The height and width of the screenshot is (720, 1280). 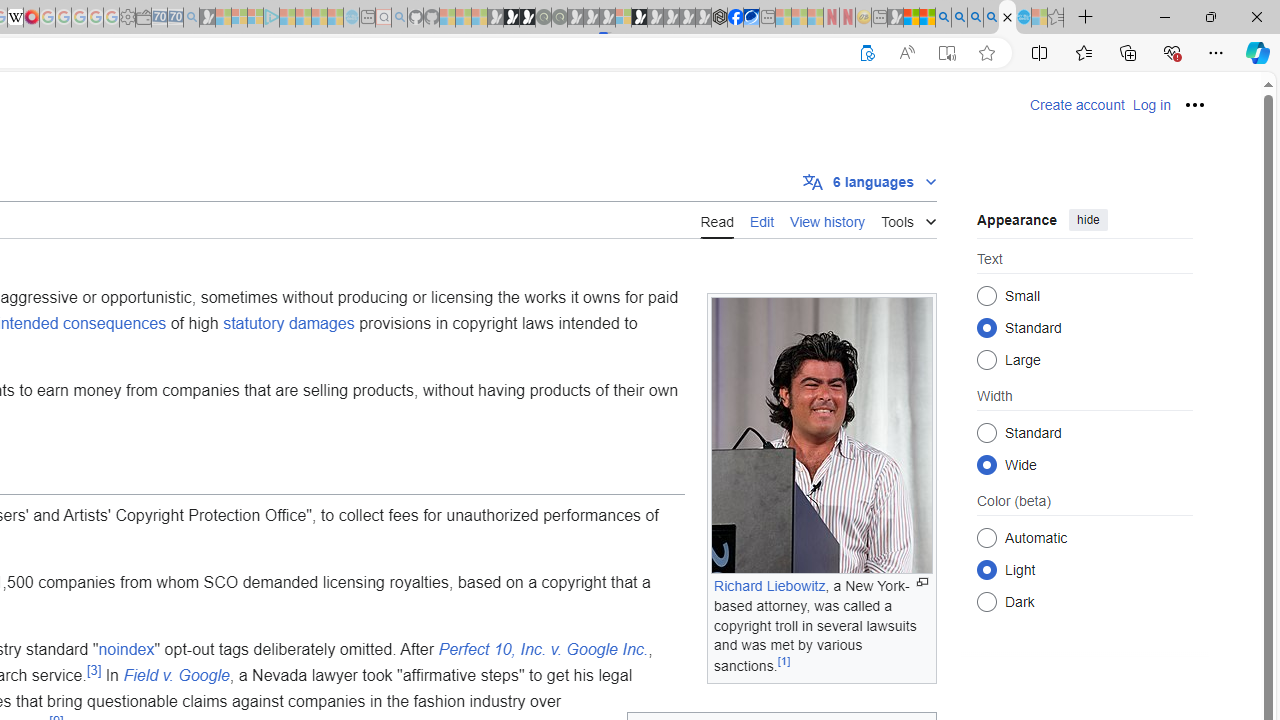 I want to click on 'AirNow.gov', so click(x=750, y=17).